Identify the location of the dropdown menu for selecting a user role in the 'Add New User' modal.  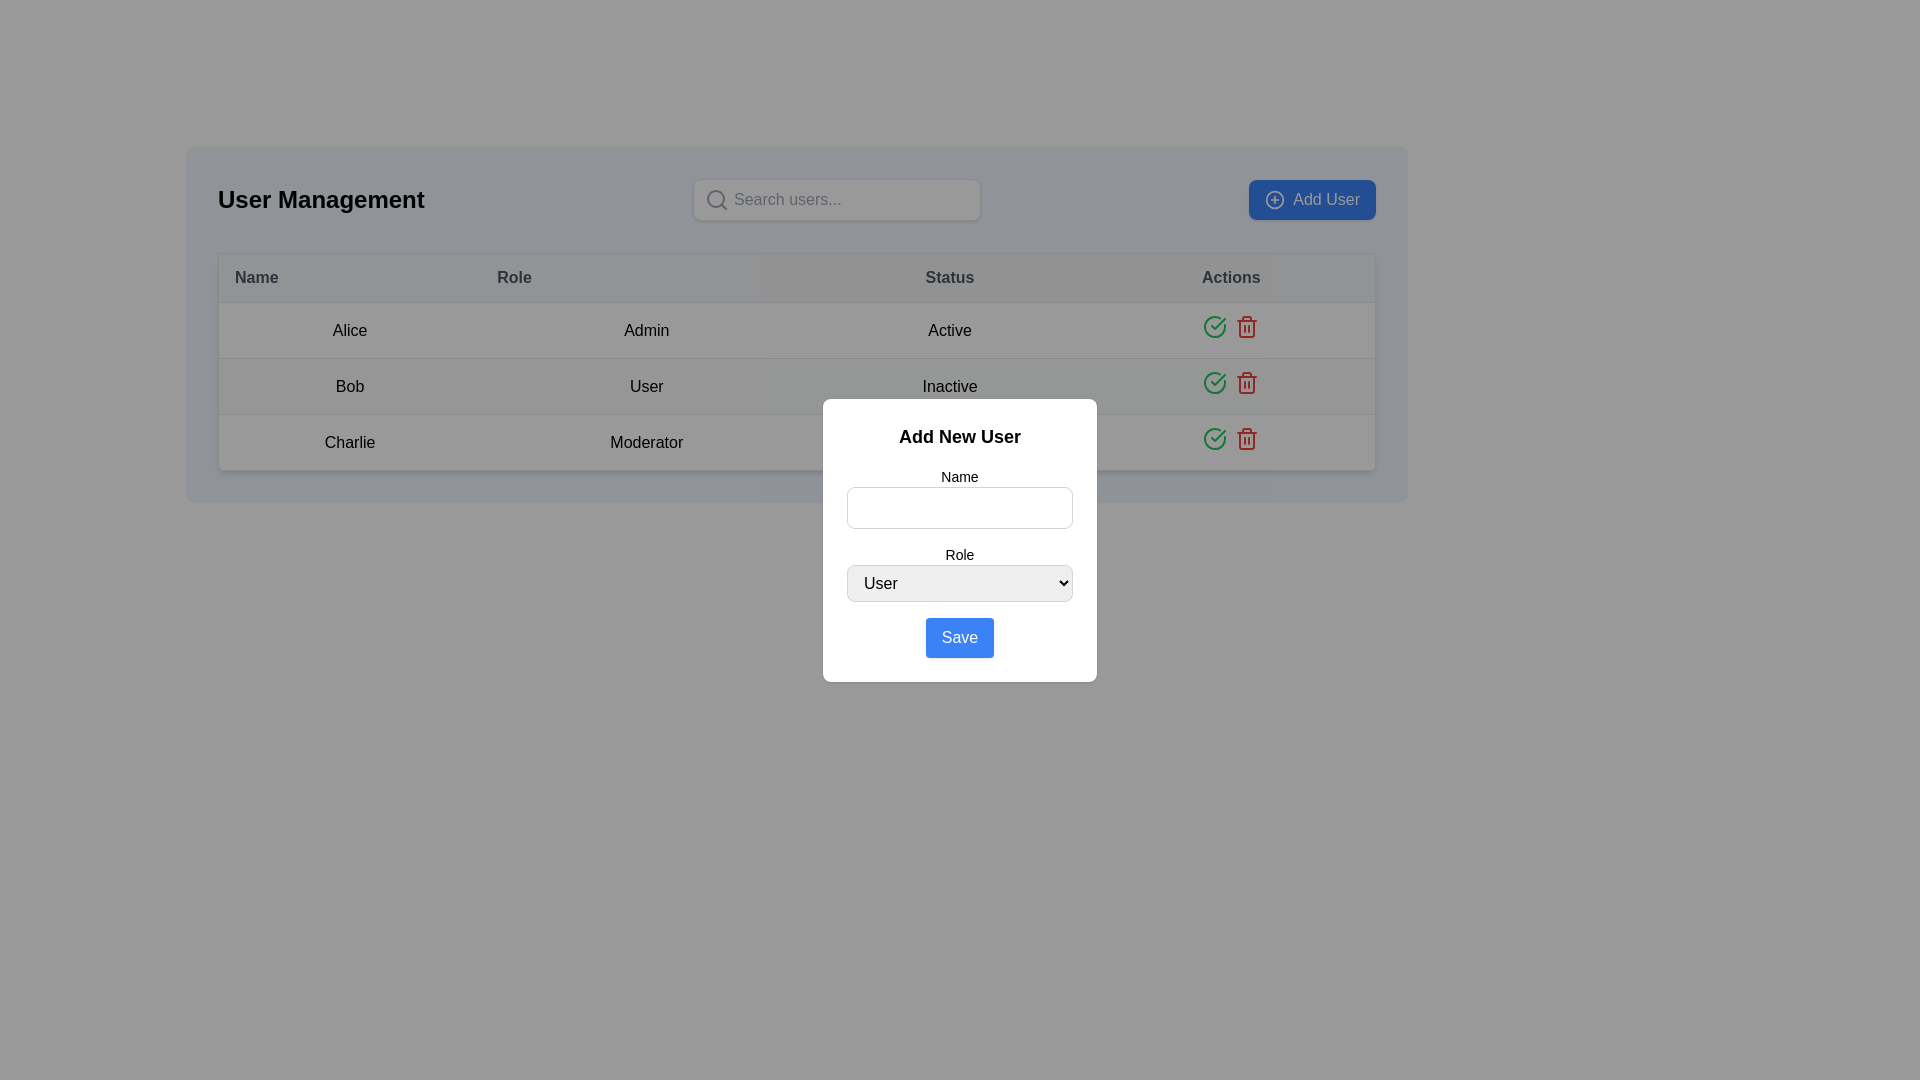
(960, 582).